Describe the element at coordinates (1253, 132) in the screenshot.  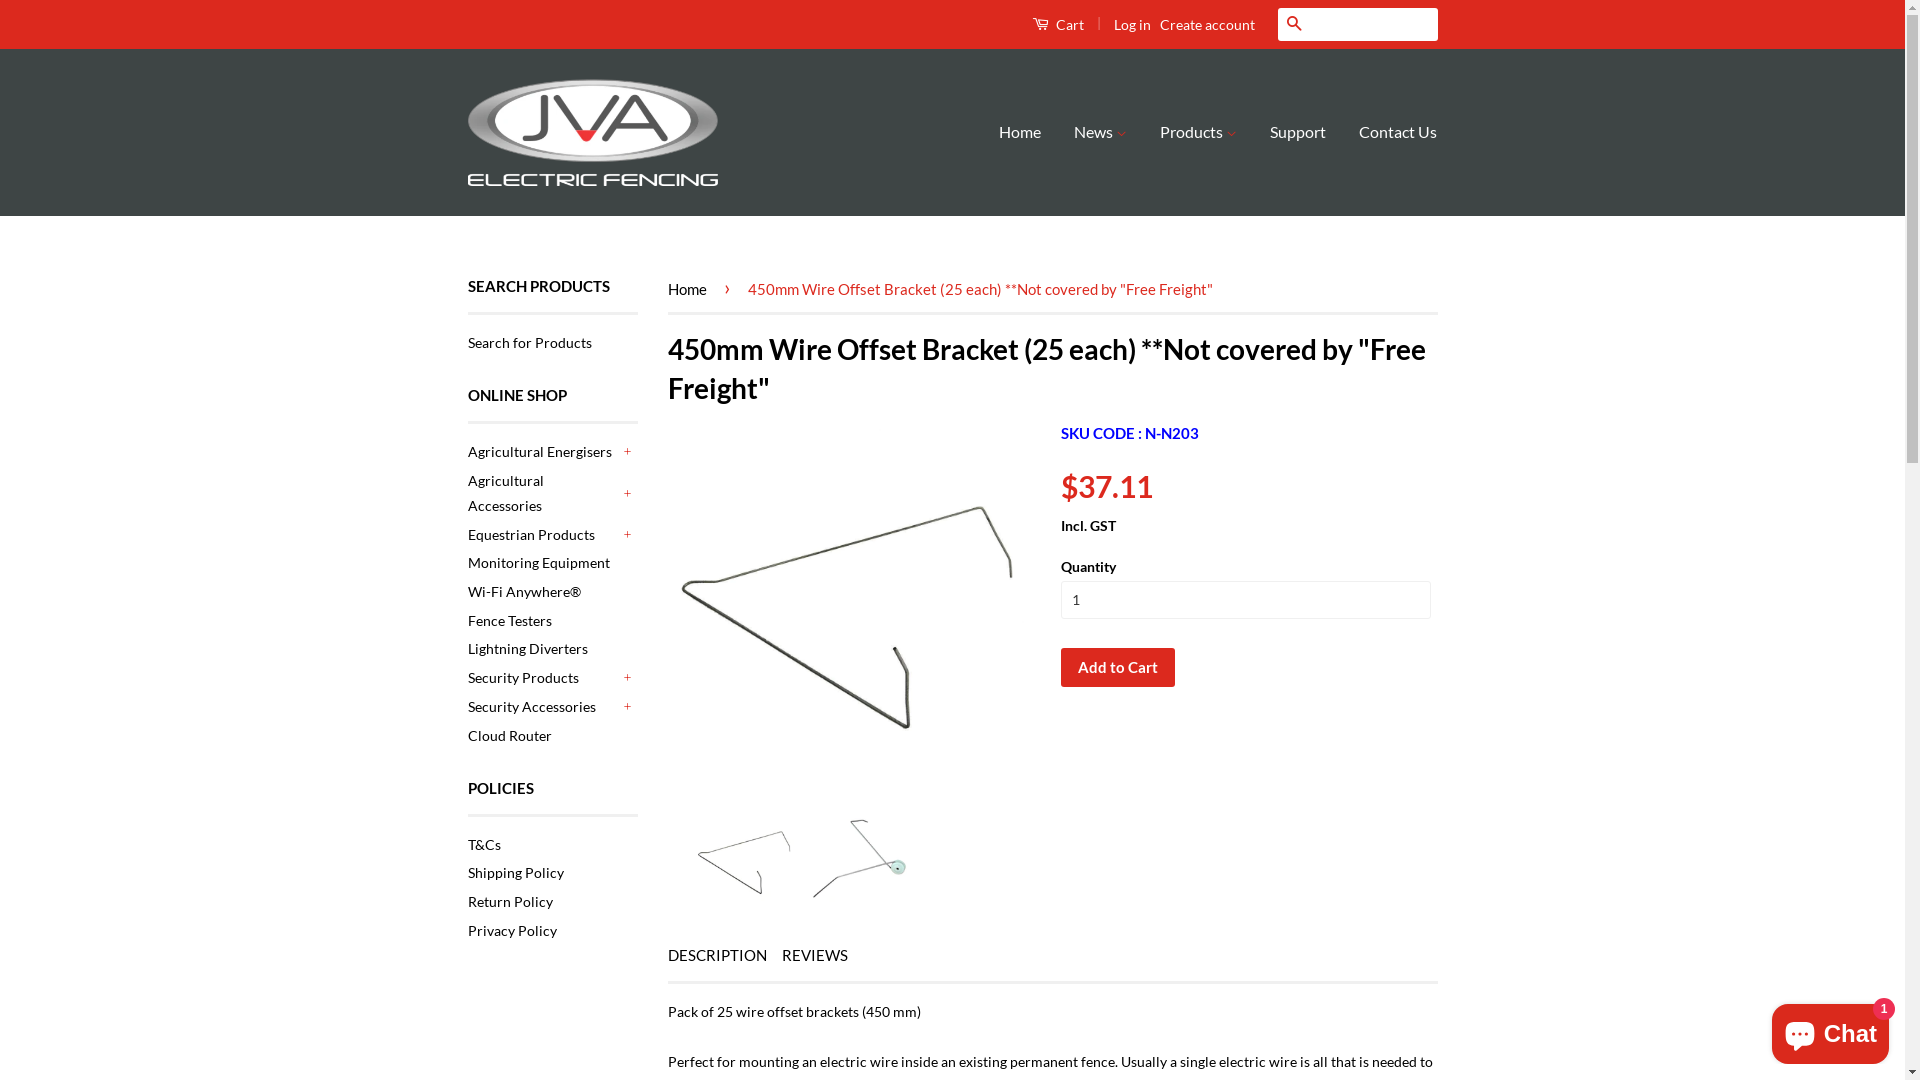
I see `'Support'` at that location.